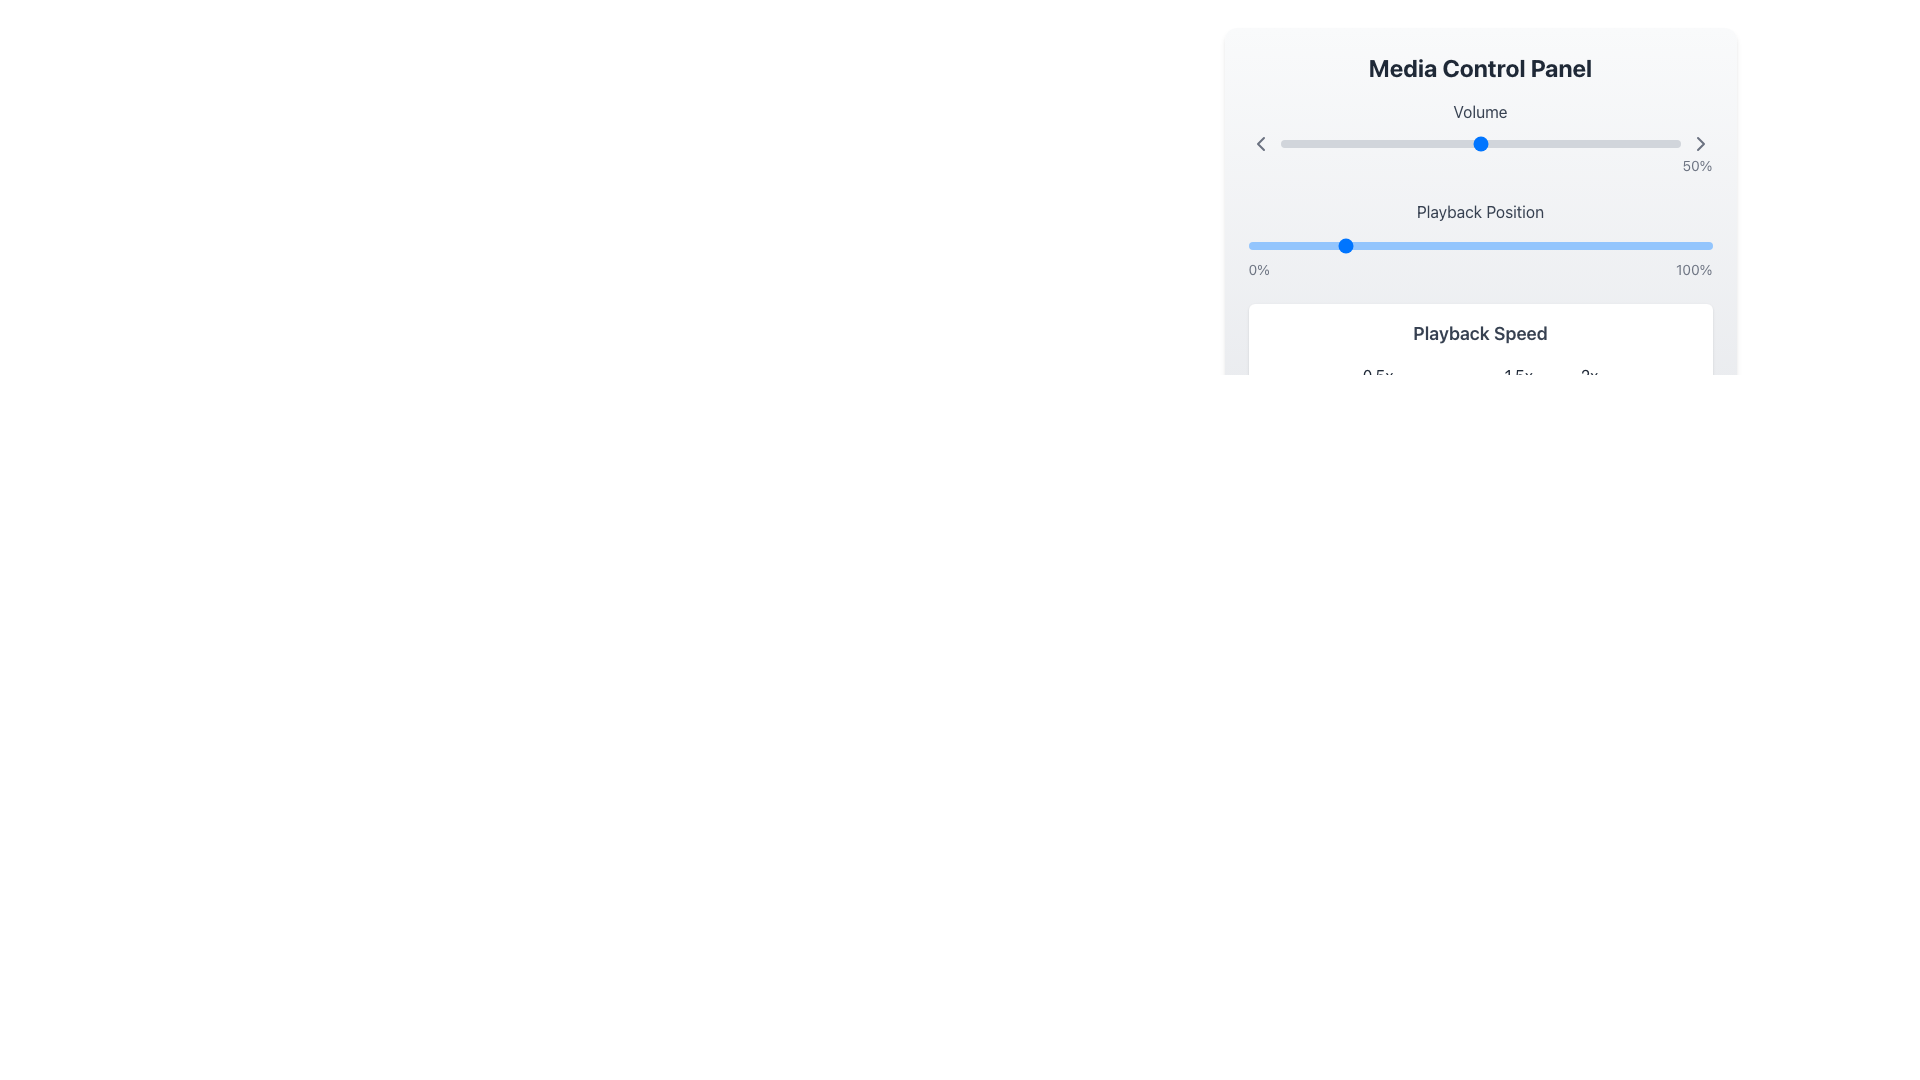 The image size is (1920, 1080). Describe the element at coordinates (1480, 375) in the screenshot. I see `the playback speed option selector located within the 'Playback Speed' box in the Media Control Panel` at that location.